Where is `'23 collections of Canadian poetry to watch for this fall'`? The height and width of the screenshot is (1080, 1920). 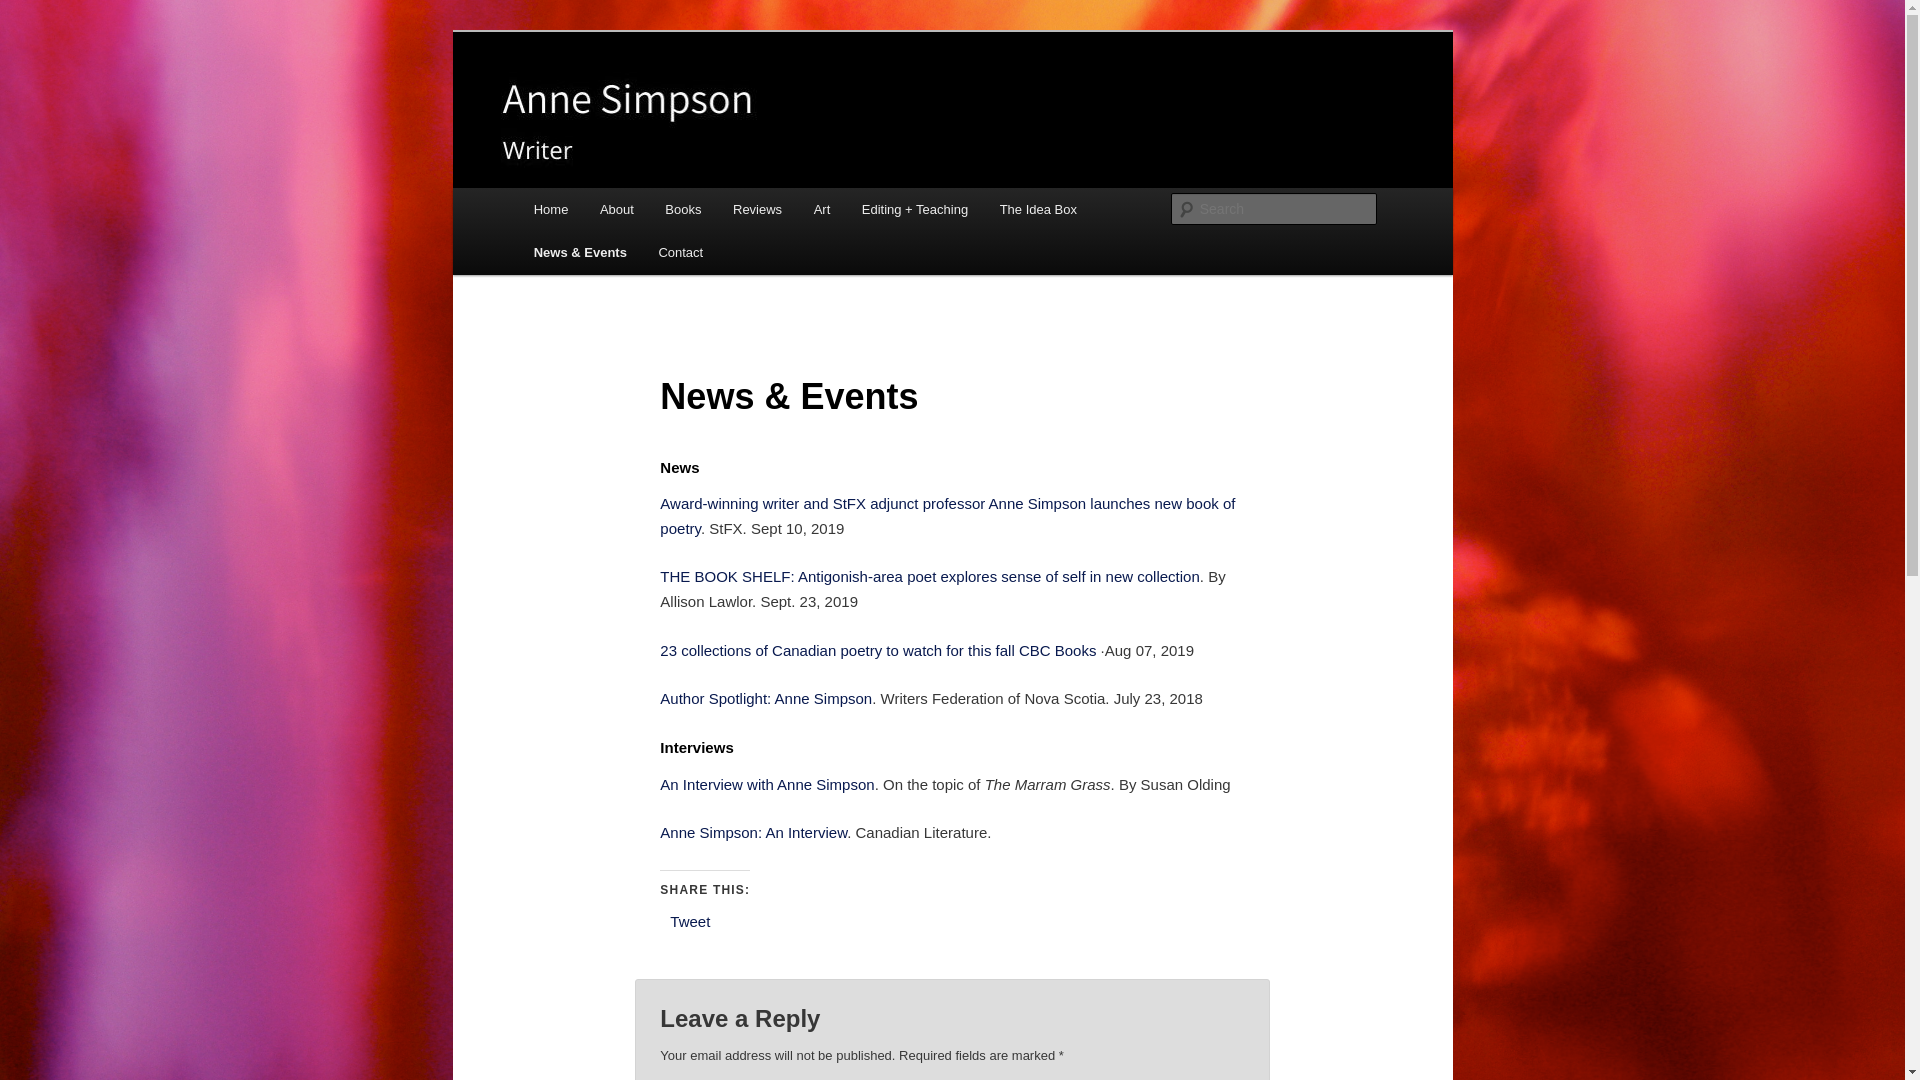
'23 collections of Canadian poetry to watch for this fall' is located at coordinates (836, 650).